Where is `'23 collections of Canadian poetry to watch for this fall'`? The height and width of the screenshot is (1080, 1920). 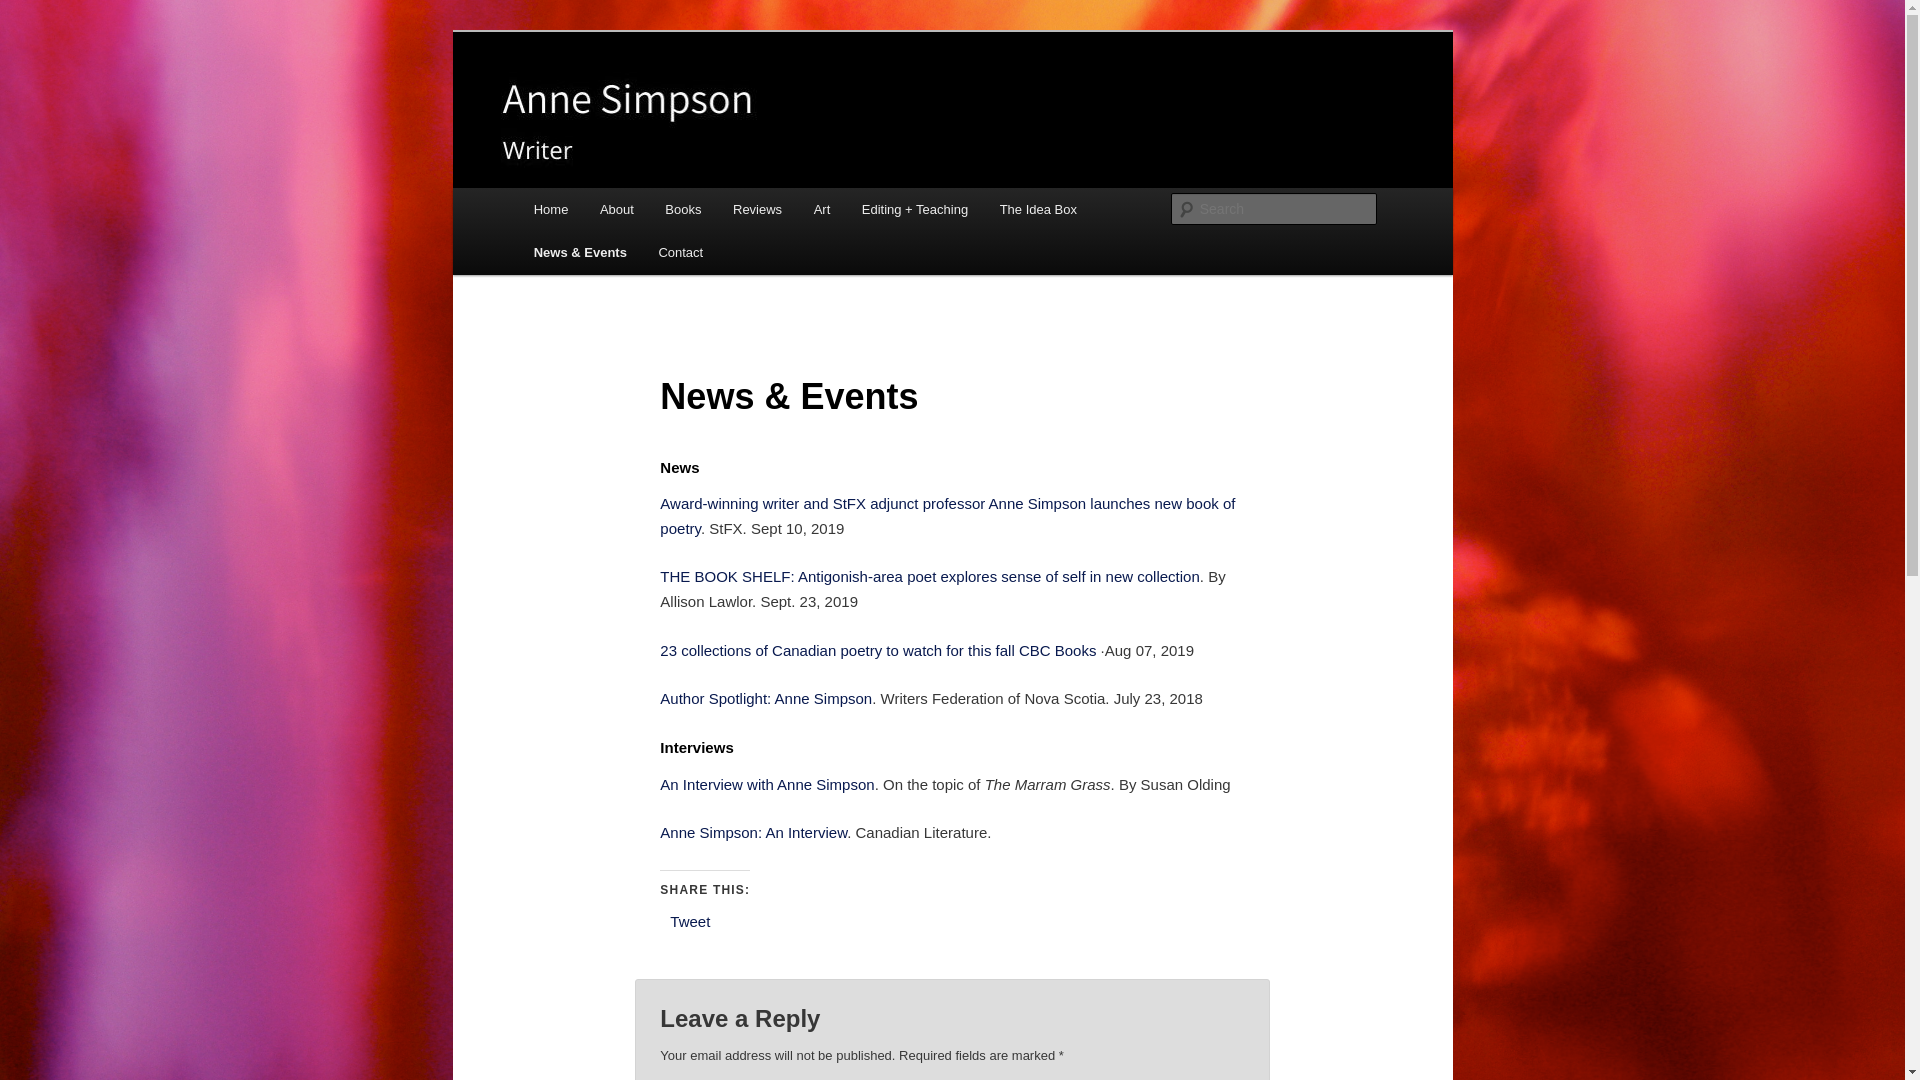
'23 collections of Canadian poetry to watch for this fall' is located at coordinates (836, 650).